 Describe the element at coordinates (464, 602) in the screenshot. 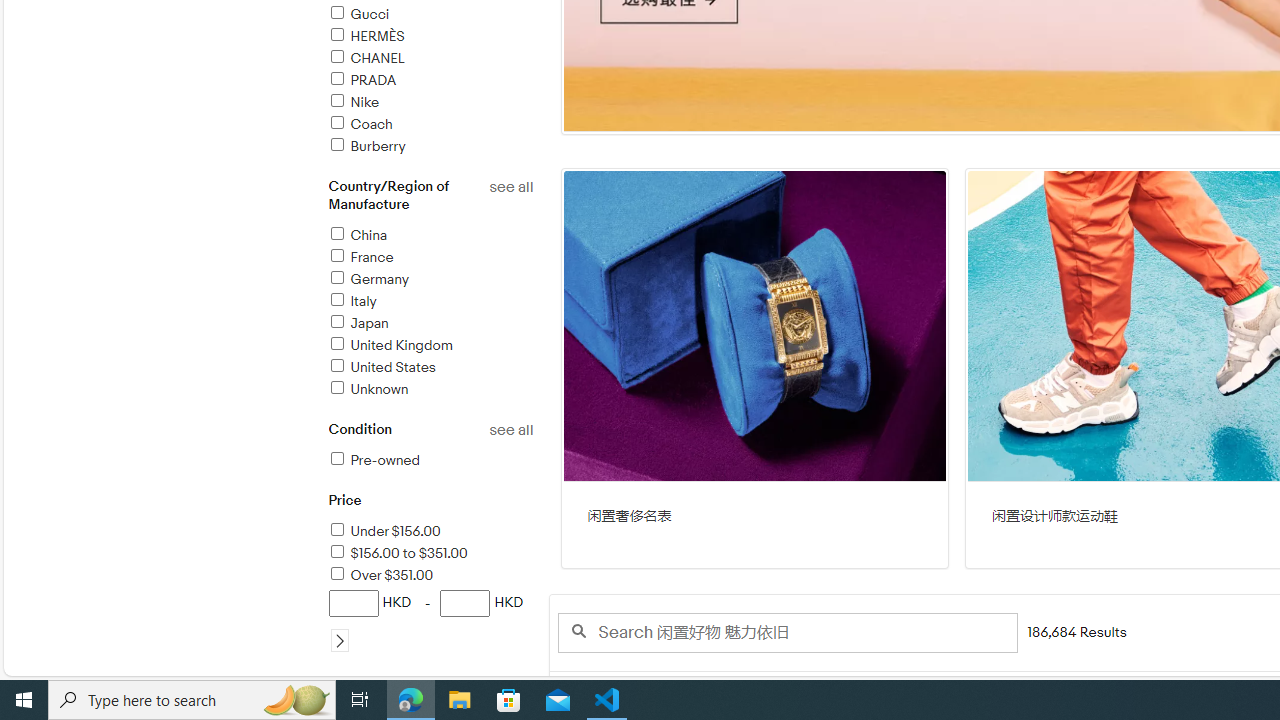

I see `'Maximum Value'` at that location.